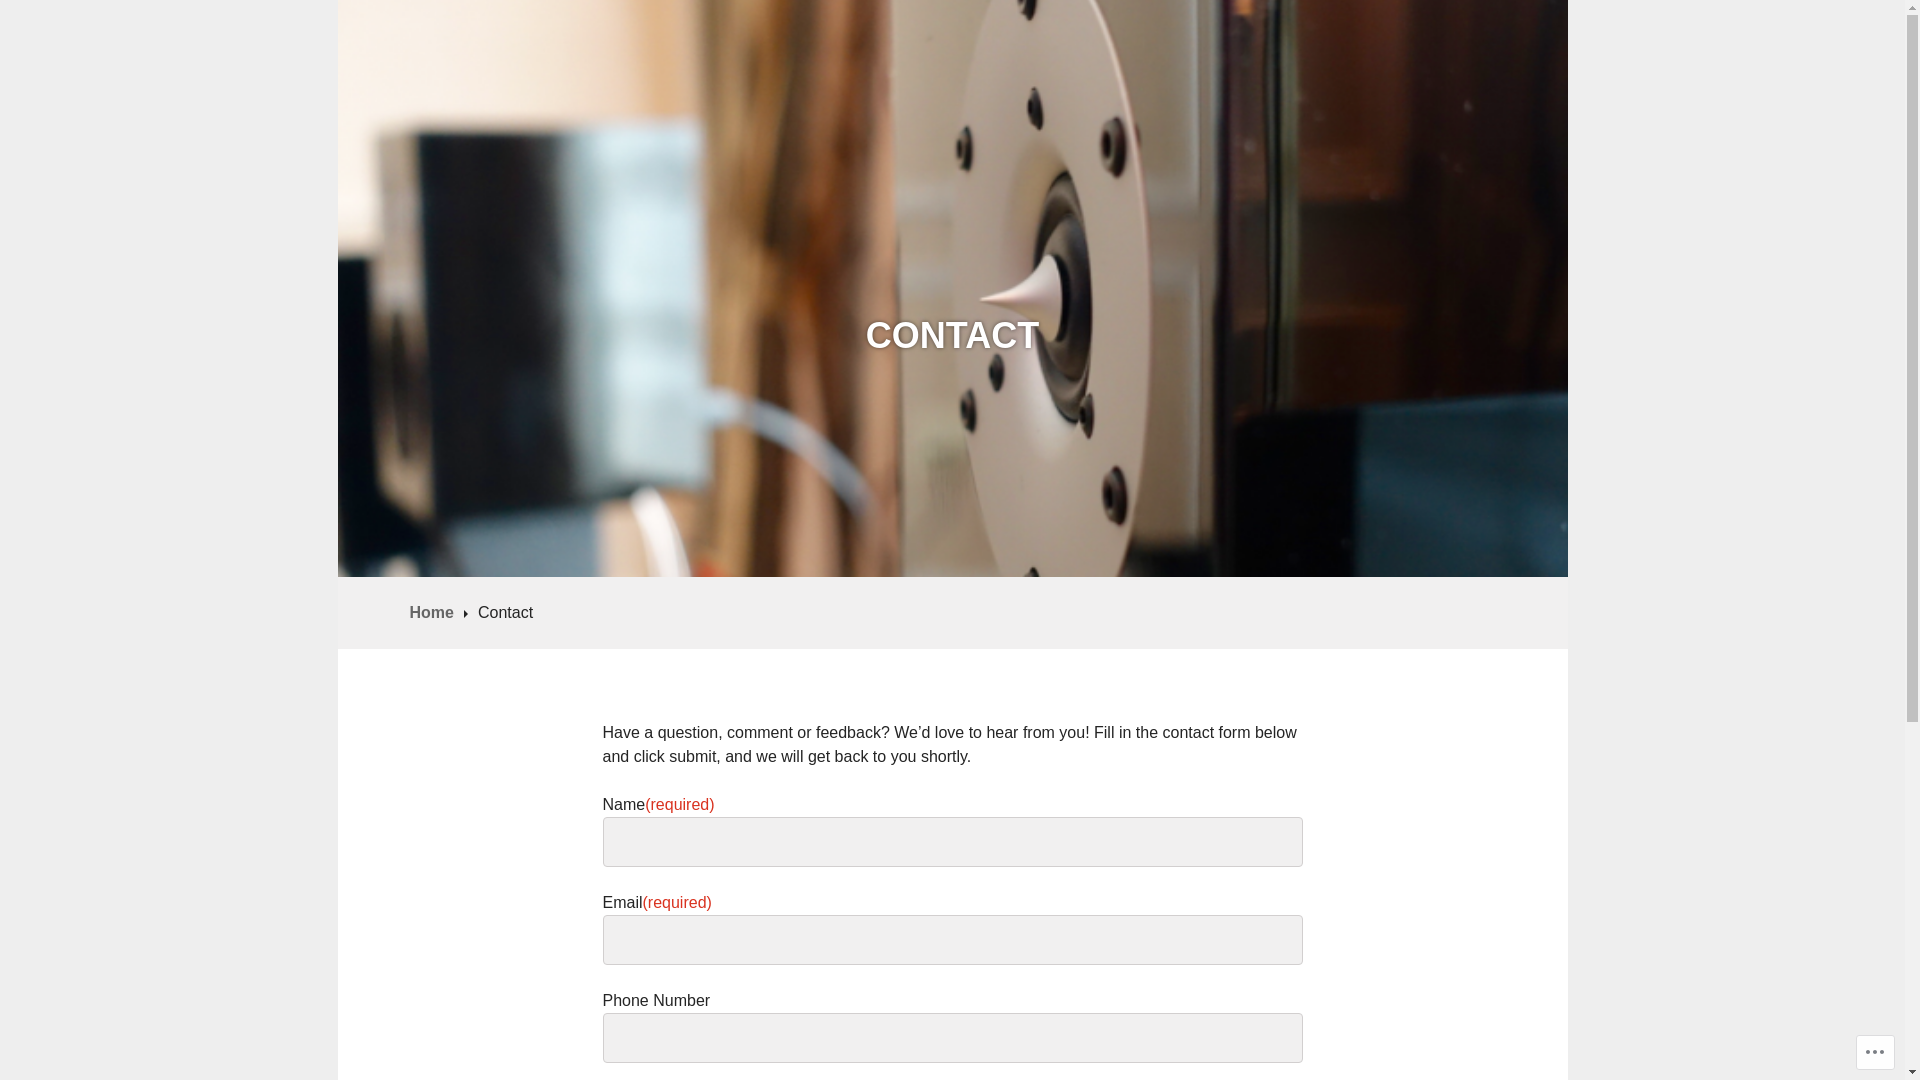  I want to click on 'Home', so click(437, 611).